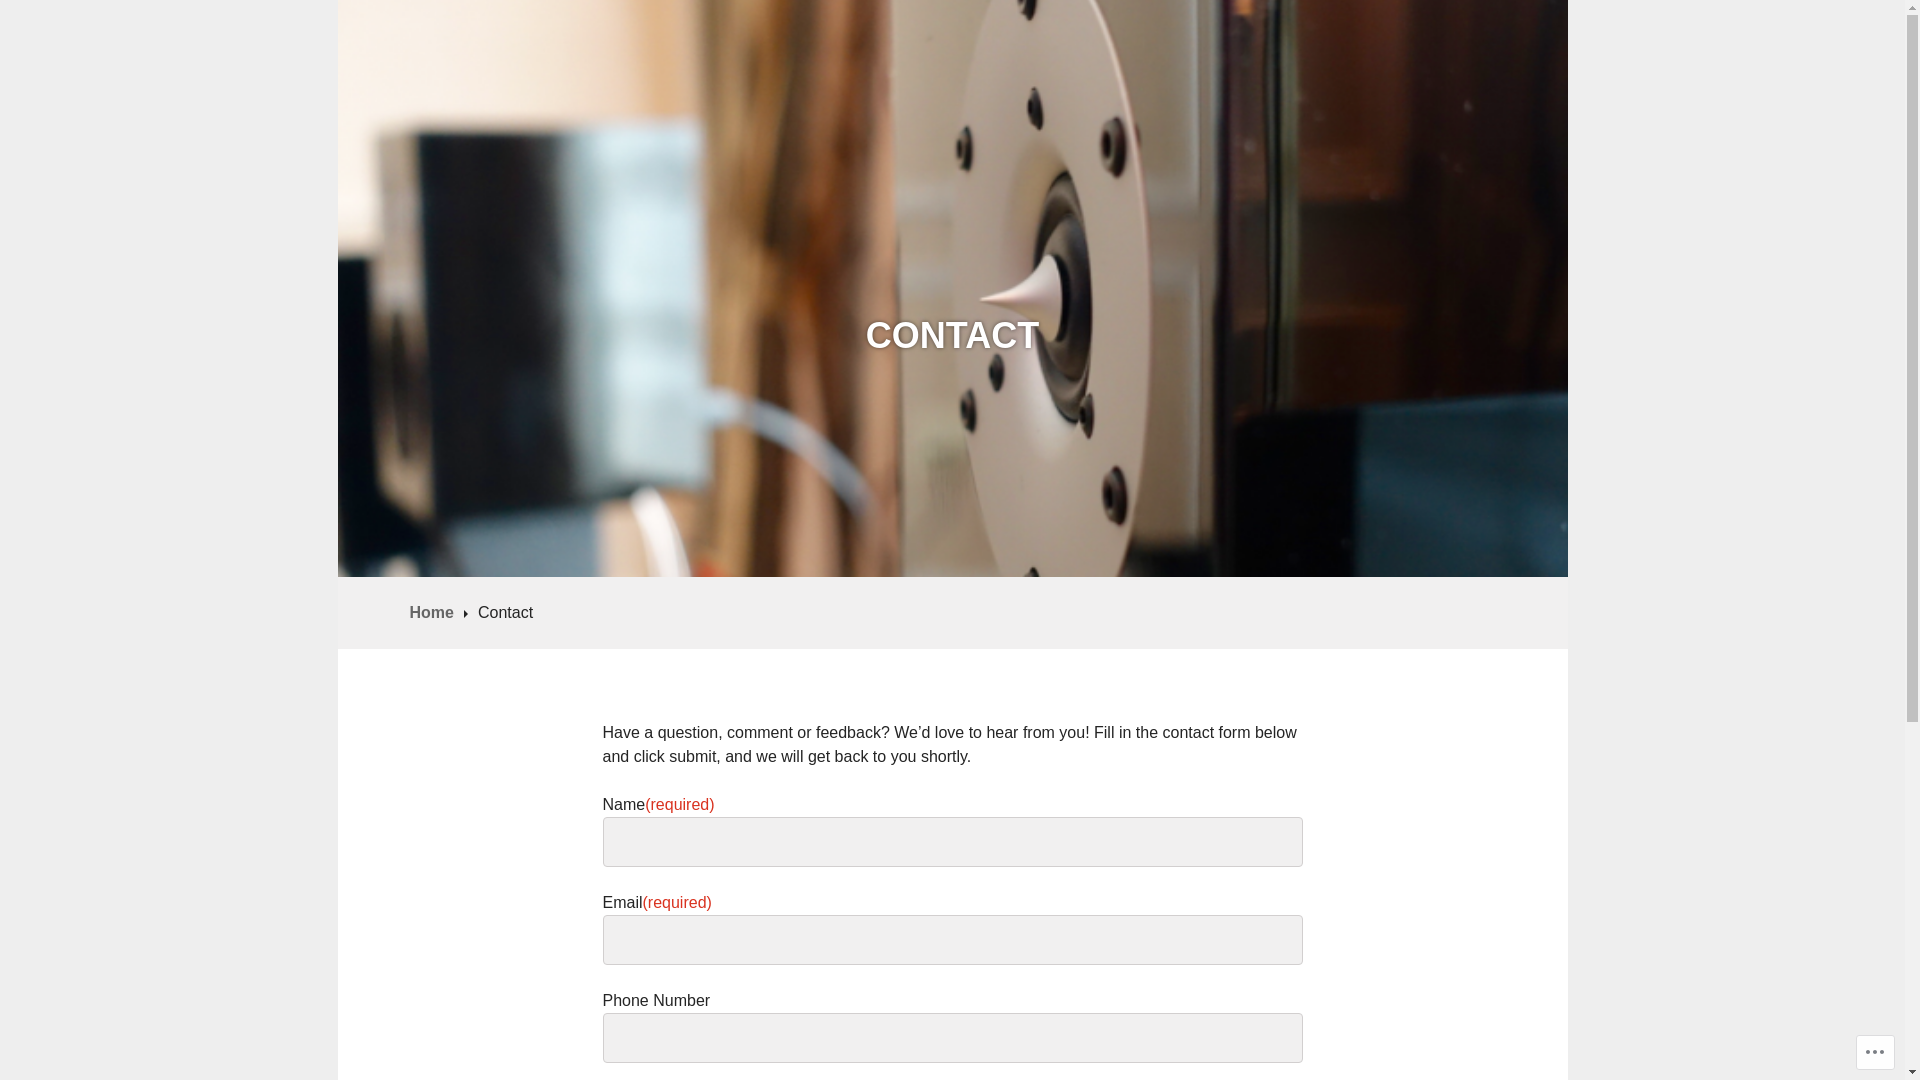  I want to click on 'Home', so click(437, 611).